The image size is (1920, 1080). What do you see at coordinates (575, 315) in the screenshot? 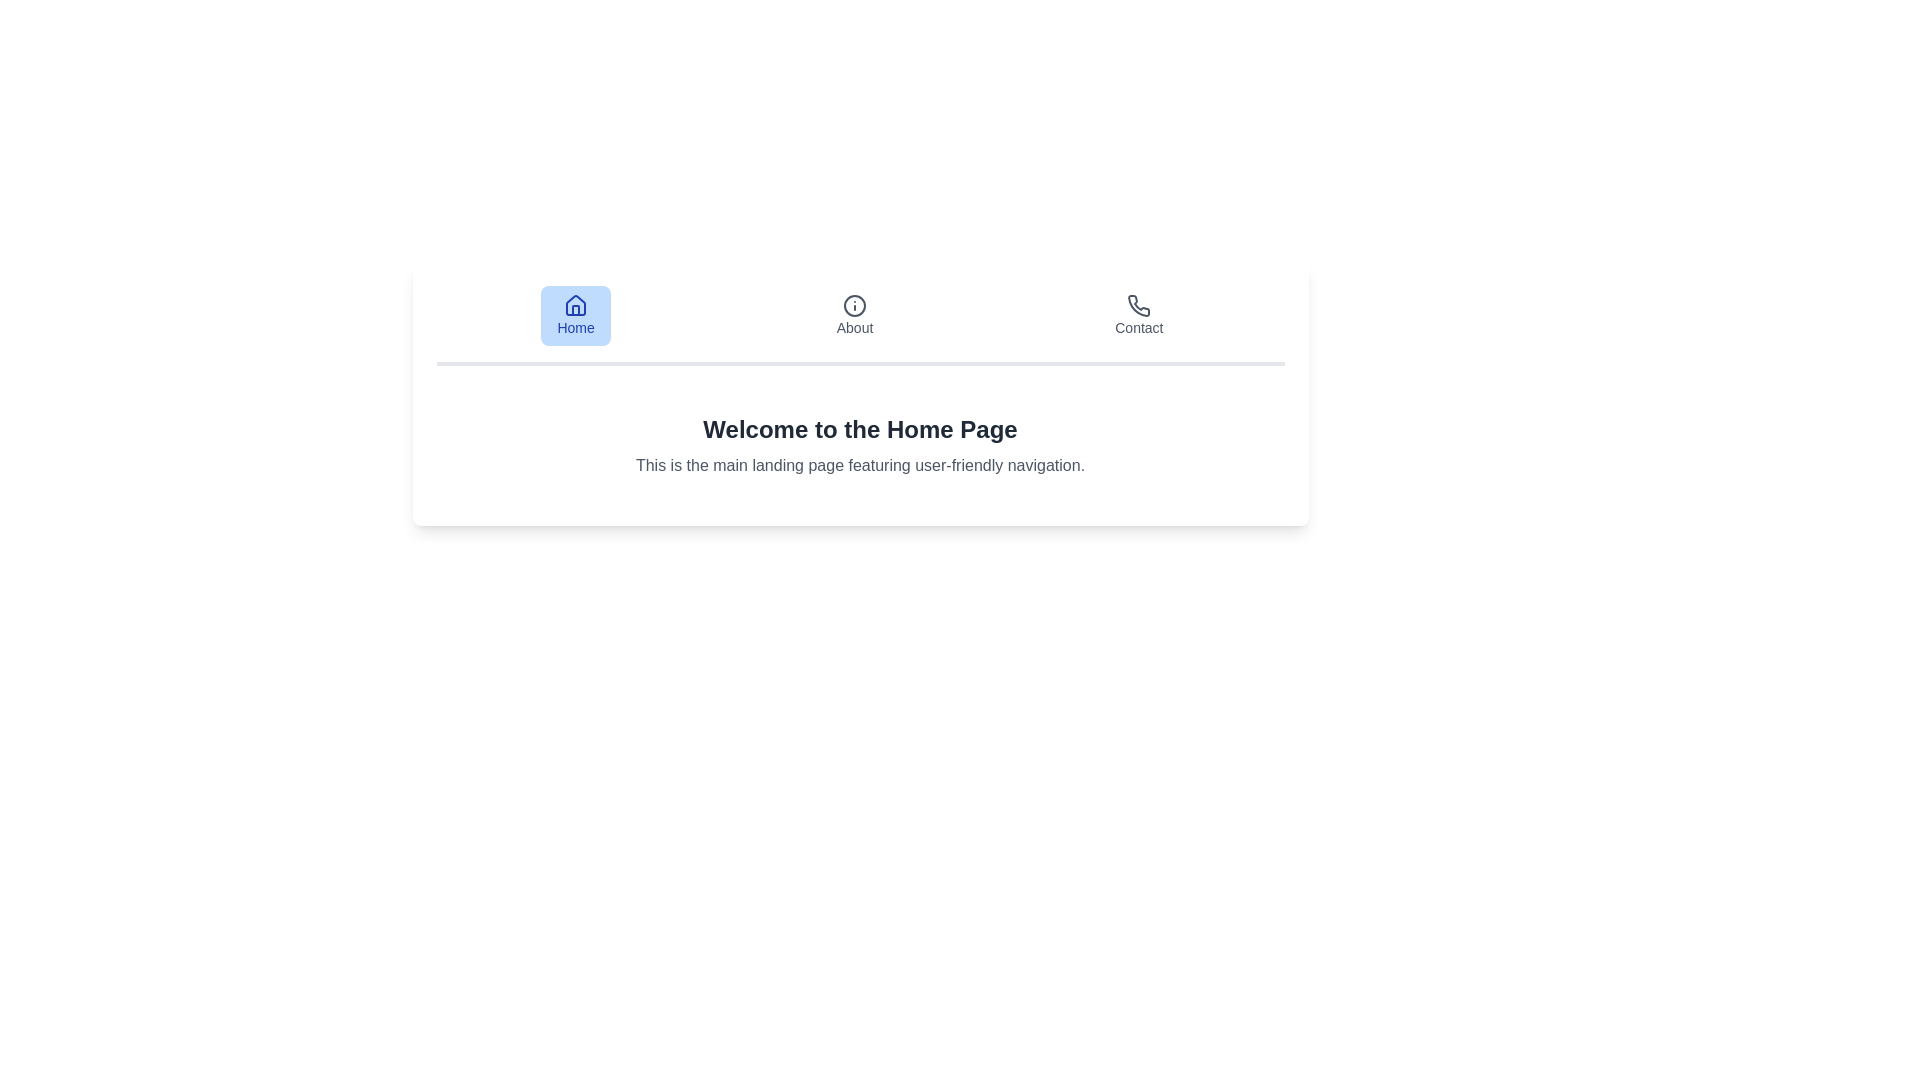
I see `the Home tab to view its content` at bounding box center [575, 315].